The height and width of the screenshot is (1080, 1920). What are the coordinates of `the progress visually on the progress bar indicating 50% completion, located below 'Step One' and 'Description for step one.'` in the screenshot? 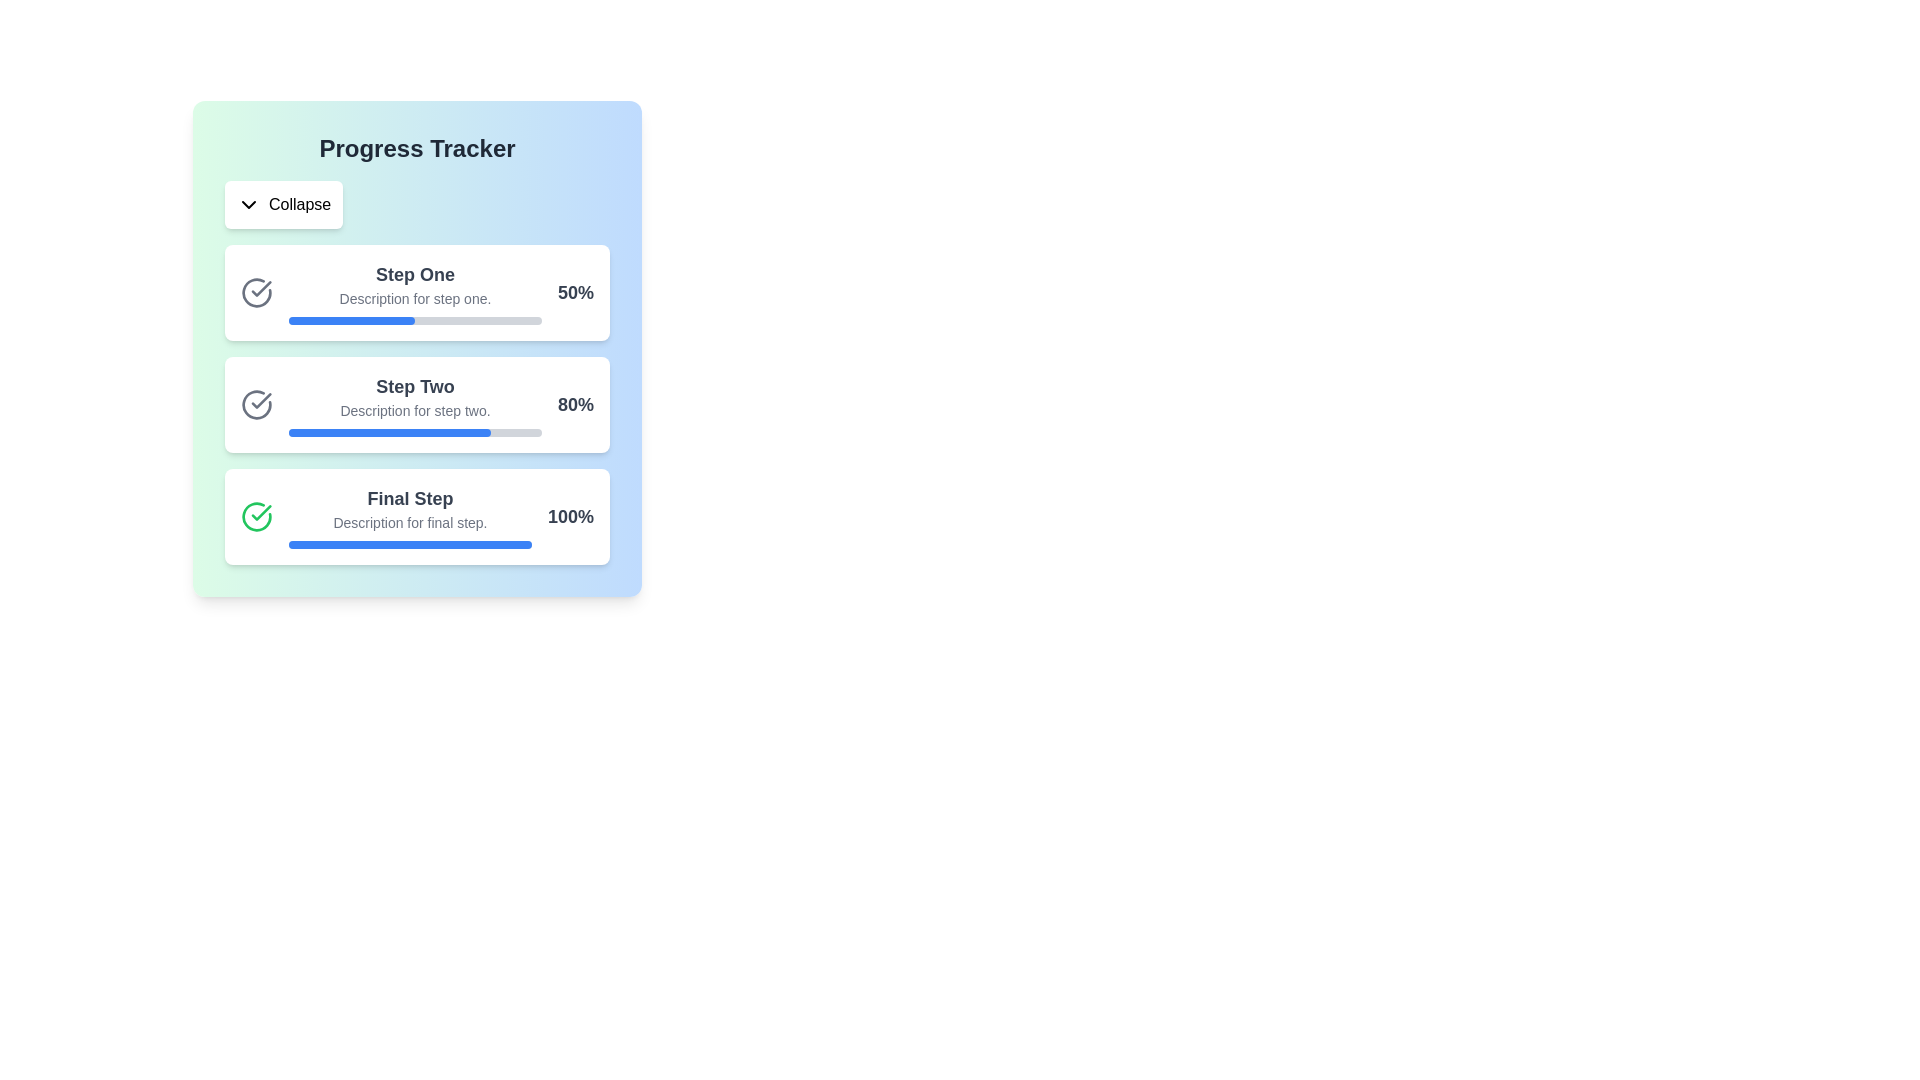 It's located at (414, 319).